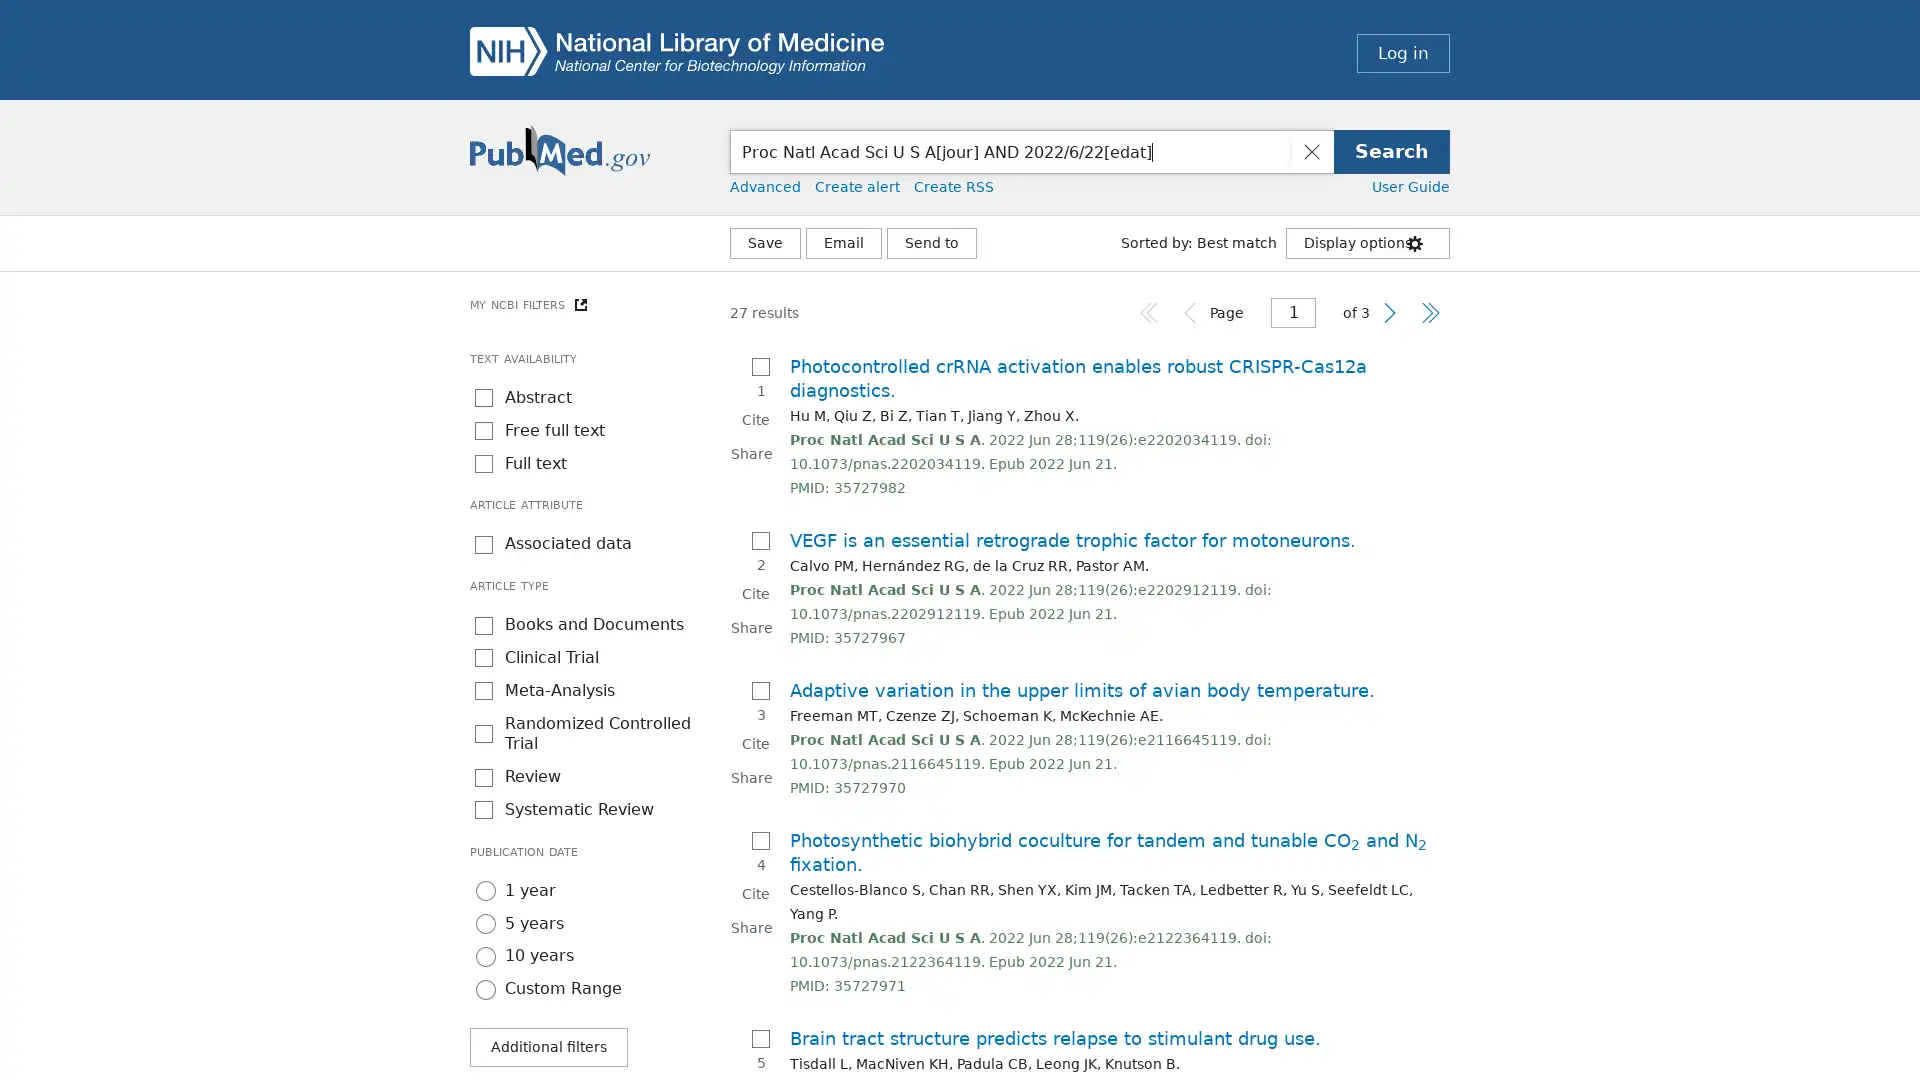 The width and height of the screenshot is (1920, 1080). What do you see at coordinates (1429, 312) in the screenshot?
I see `Navigates to the last page of results.` at bounding box center [1429, 312].